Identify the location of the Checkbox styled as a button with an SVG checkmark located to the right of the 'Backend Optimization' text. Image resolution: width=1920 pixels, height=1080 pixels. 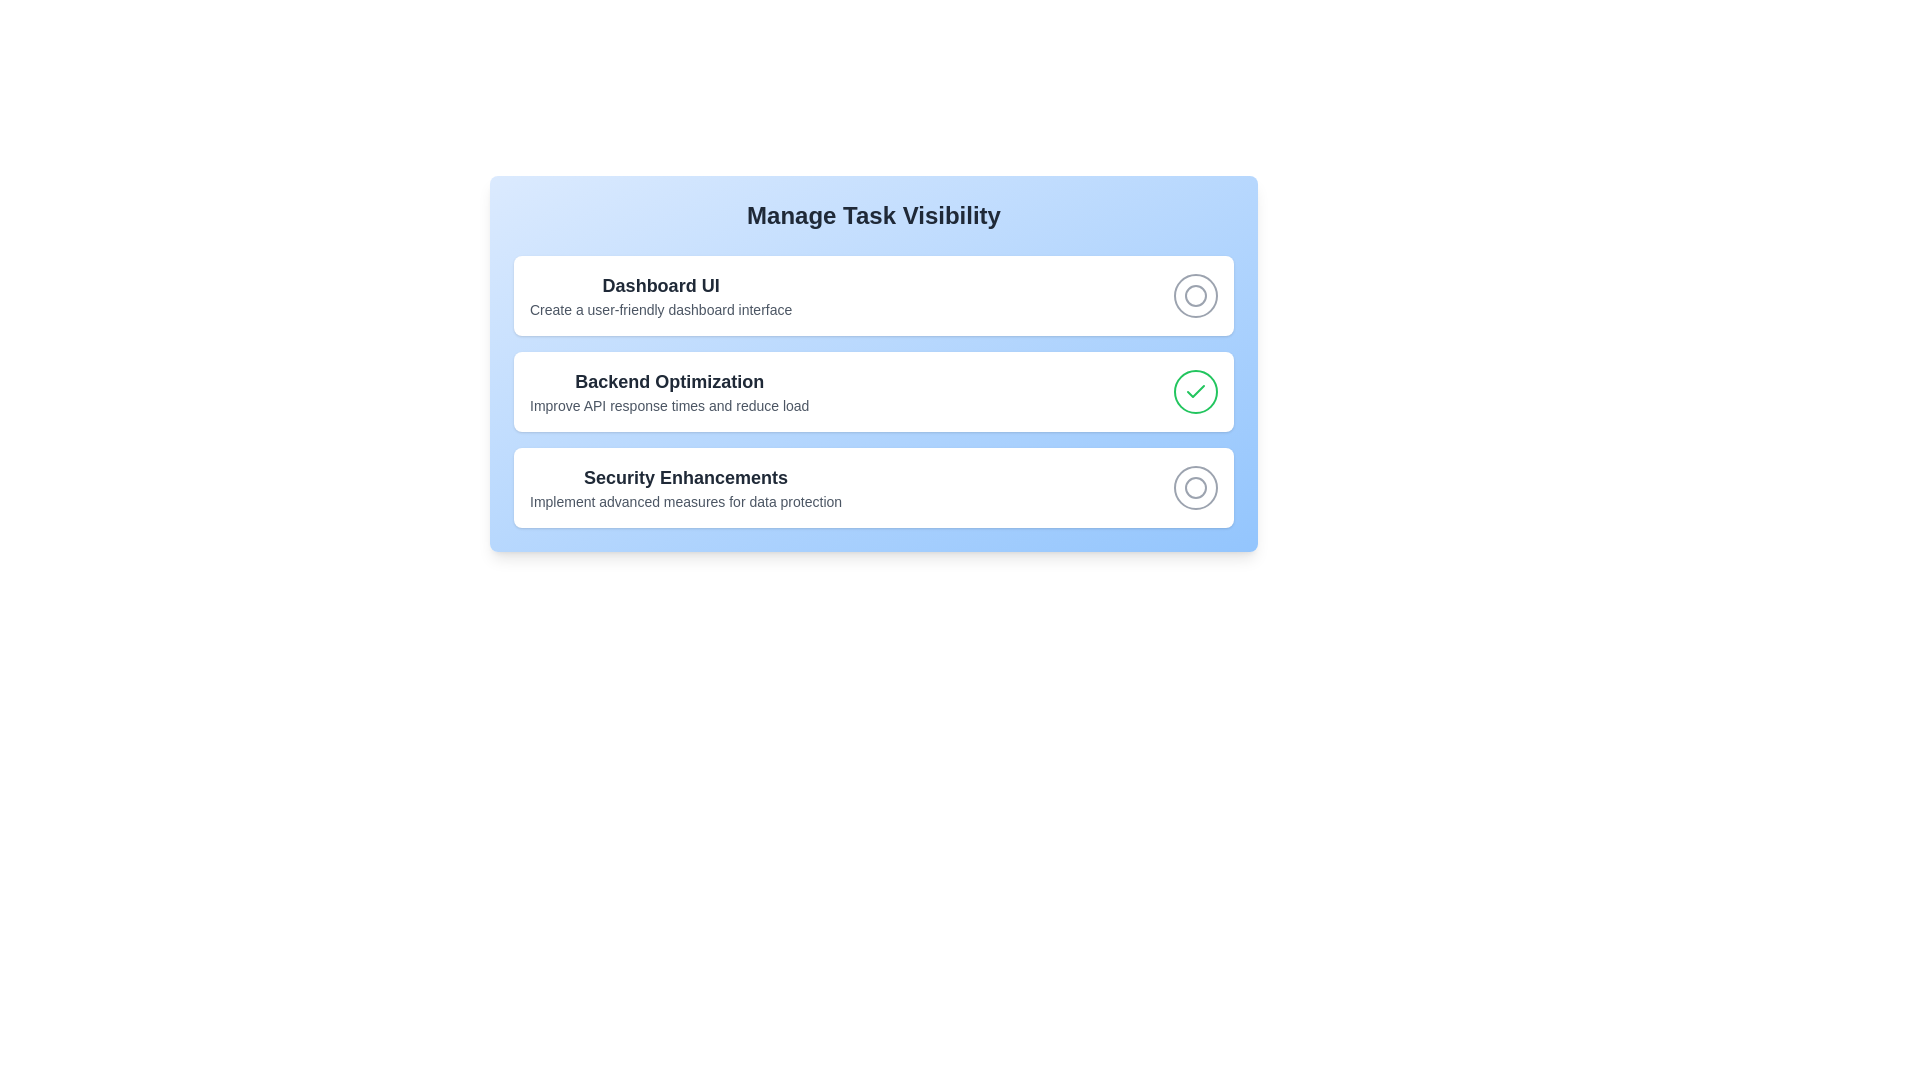
(1195, 391).